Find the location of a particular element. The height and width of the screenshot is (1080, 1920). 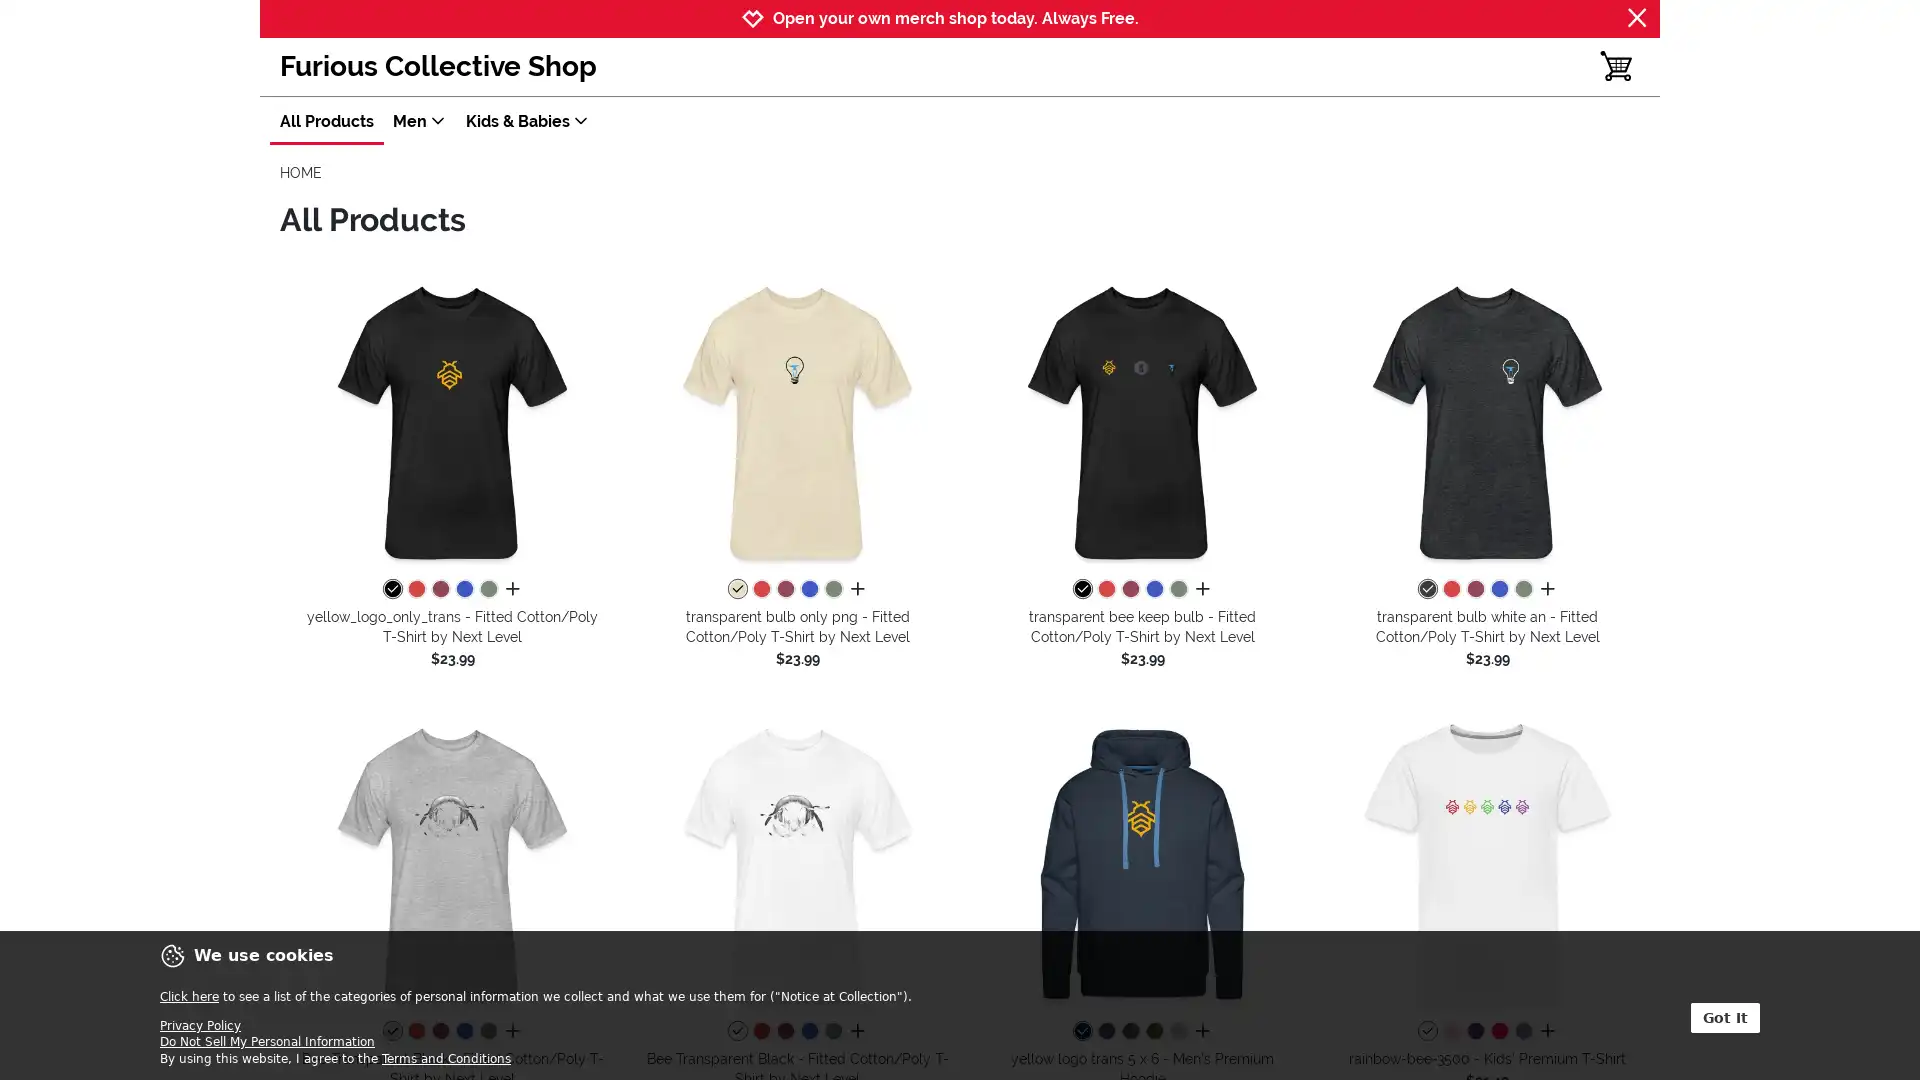

rainbow-bee-3500 - Kids' Premium T-Shirt is located at coordinates (1487, 862).